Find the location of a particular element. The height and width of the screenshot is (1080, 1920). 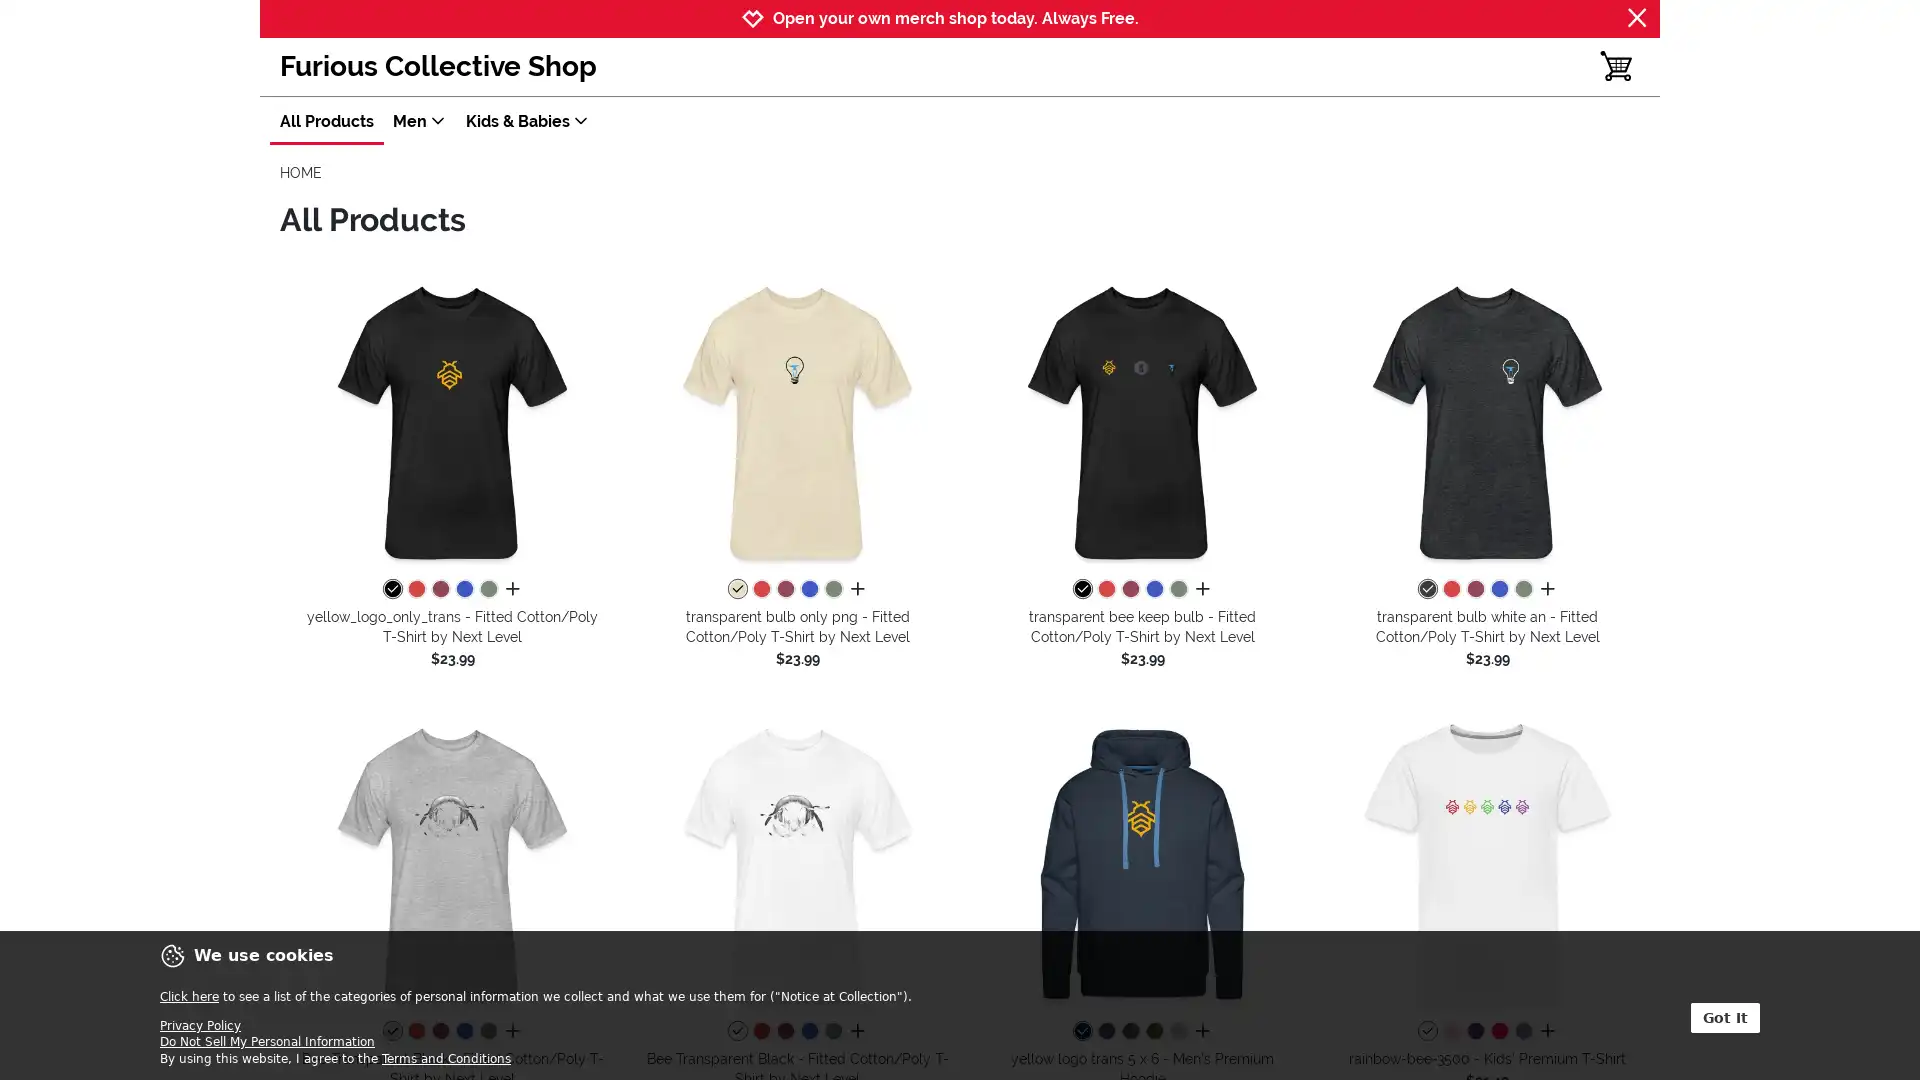

rainbow-bee-3500 - Kids' Premium T-Shirt is located at coordinates (1487, 862).